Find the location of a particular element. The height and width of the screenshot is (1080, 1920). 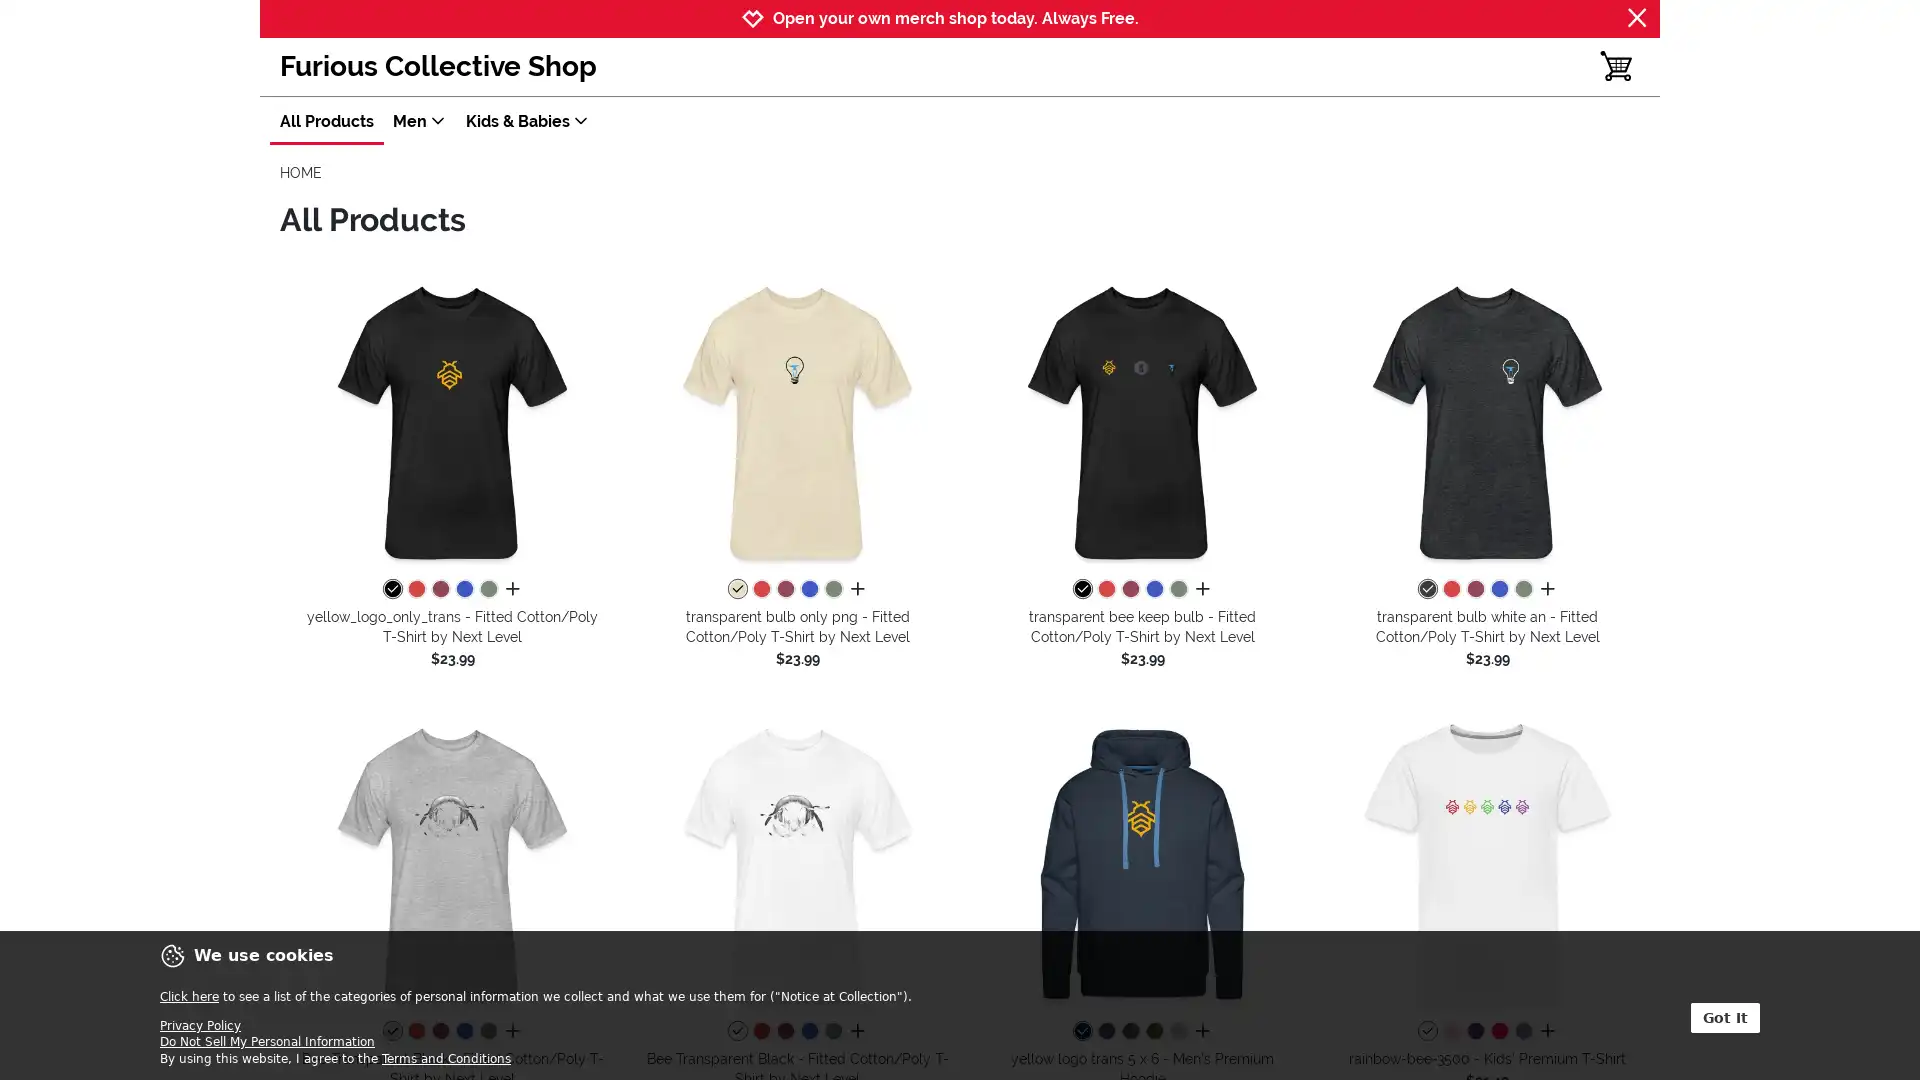

rainbow-bee-3500 - Kids' Premium T-Shirt is located at coordinates (1487, 862).